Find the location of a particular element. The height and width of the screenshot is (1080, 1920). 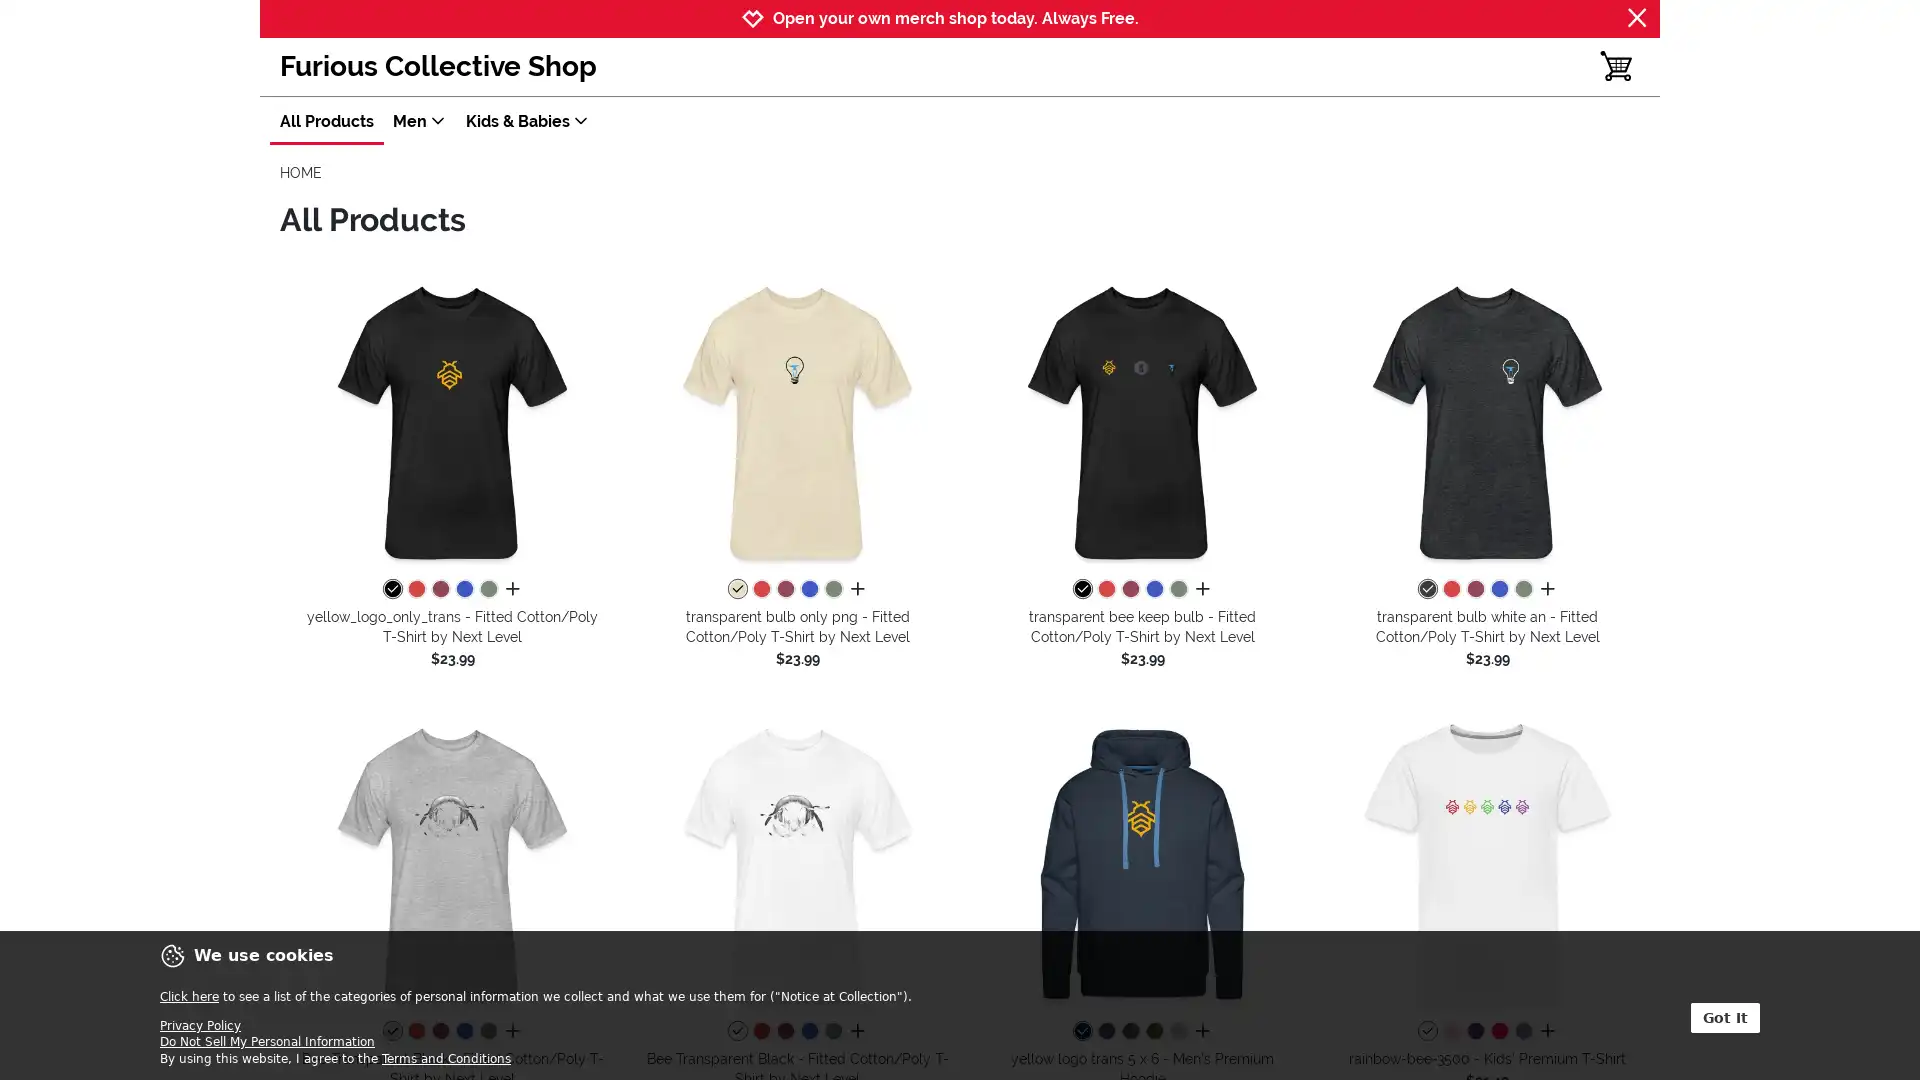

rainbow-bee-3500 - Kids' Premium T-Shirt is located at coordinates (1487, 862).